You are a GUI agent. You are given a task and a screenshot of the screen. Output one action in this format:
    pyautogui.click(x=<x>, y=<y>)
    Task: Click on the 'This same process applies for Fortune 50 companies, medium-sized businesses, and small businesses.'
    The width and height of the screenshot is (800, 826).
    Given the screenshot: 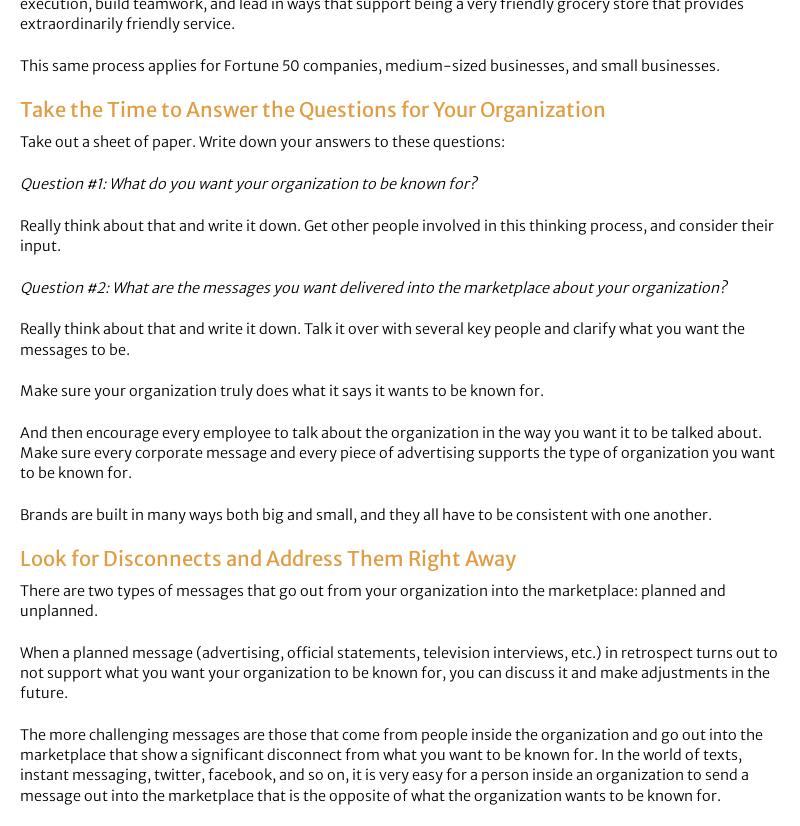 What is the action you would take?
    pyautogui.click(x=369, y=65)
    